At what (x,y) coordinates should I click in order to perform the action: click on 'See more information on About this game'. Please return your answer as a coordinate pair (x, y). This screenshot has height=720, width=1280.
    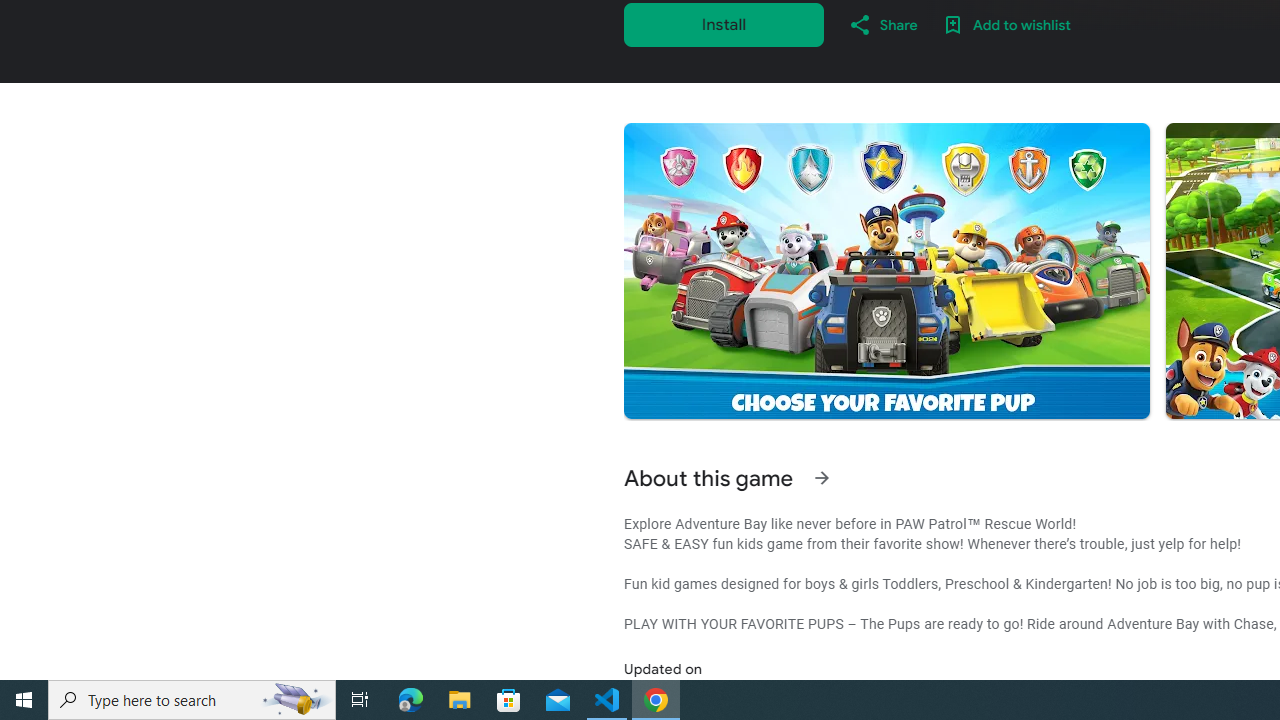
    Looking at the image, I should click on (821, 478).